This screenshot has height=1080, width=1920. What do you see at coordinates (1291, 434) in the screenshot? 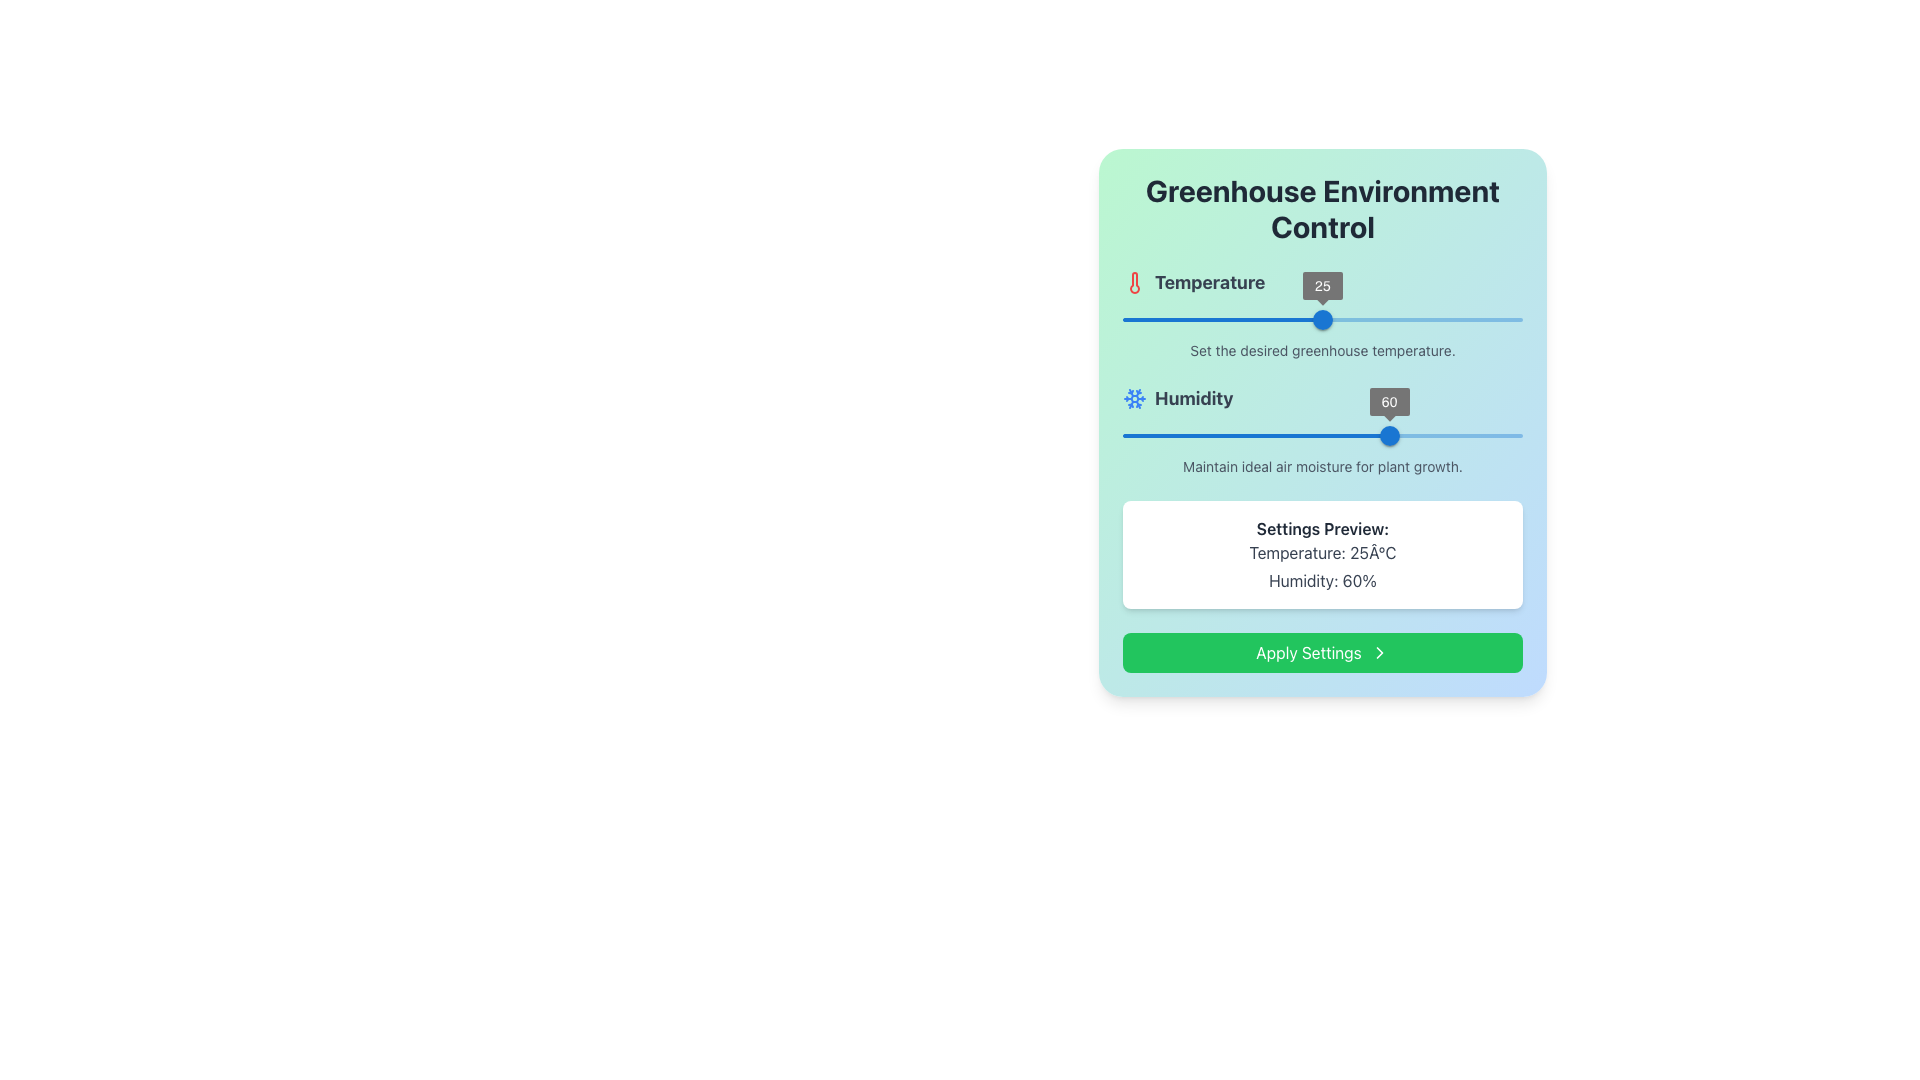
I see `the humidity level` at bounding box center [1291, 434].